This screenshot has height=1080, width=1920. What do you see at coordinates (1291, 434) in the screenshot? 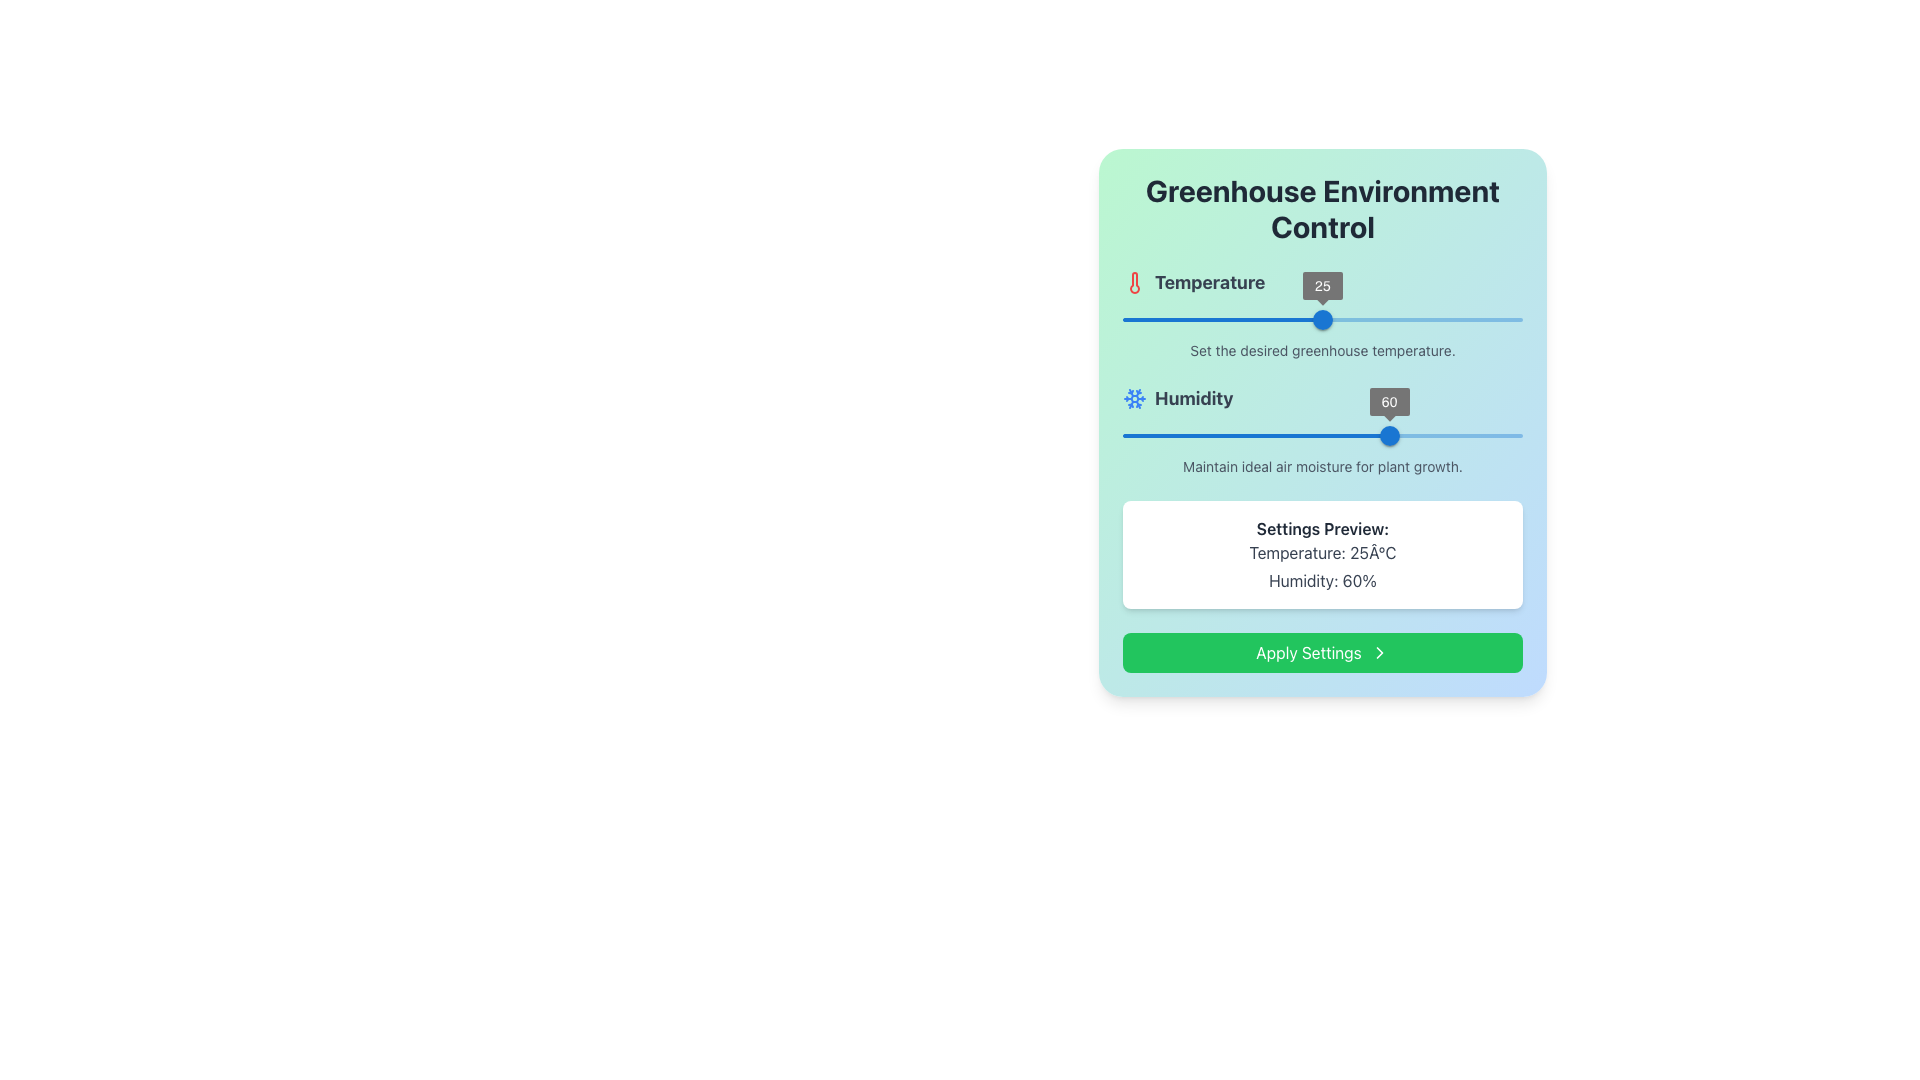
I see `the humidity level` at bounding box center [1291, 434].